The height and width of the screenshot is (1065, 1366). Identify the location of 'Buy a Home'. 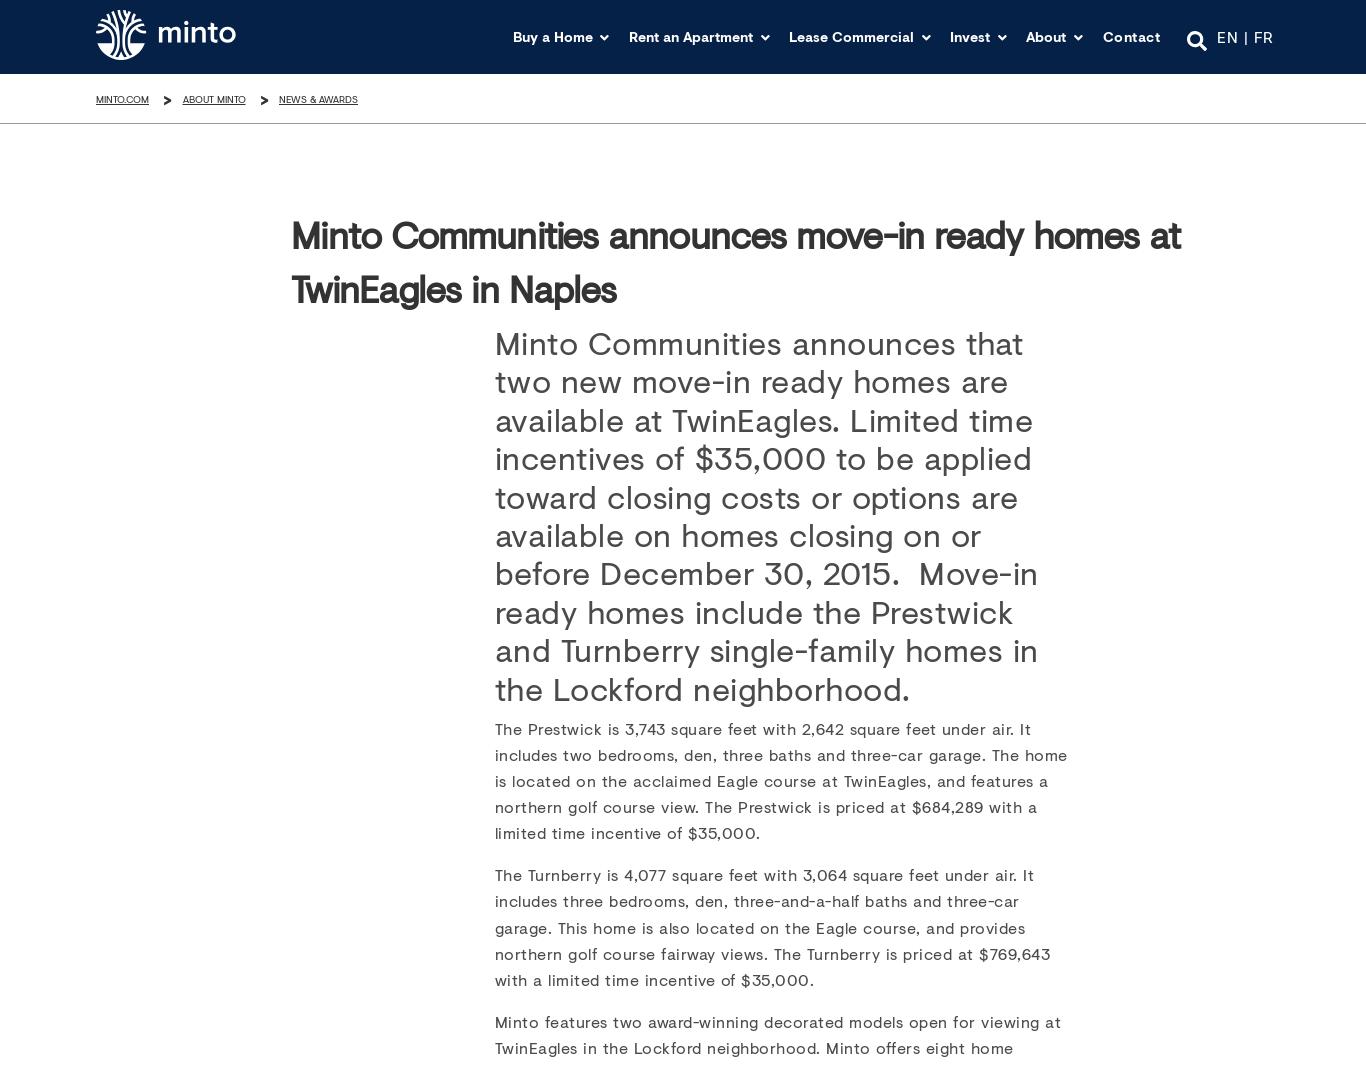
(552, 35).